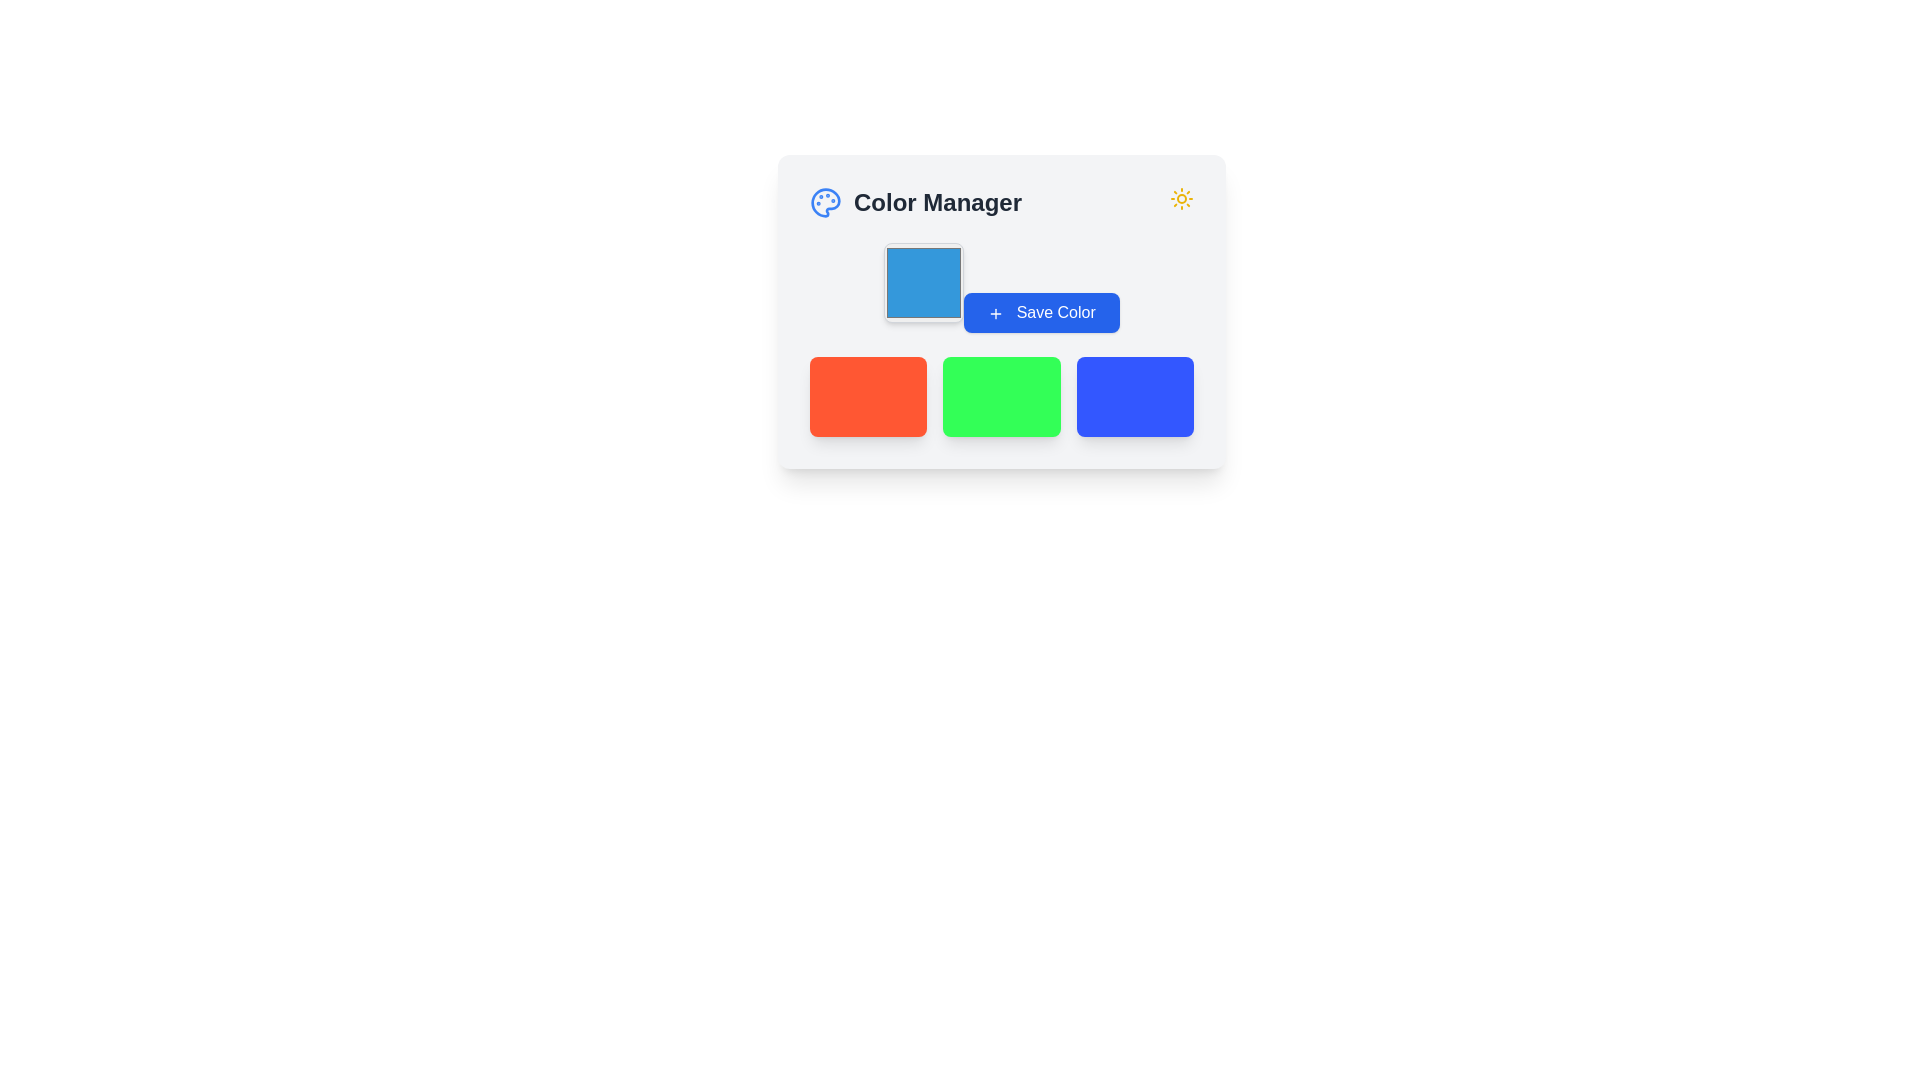 This screenshot has width=1920, height=1080. Describe the element at coordinates (1040, 312) in the screenshot. I see `the 'Save Color' button with a blue background and white text, located in the 'Color Manager' card` at that location.